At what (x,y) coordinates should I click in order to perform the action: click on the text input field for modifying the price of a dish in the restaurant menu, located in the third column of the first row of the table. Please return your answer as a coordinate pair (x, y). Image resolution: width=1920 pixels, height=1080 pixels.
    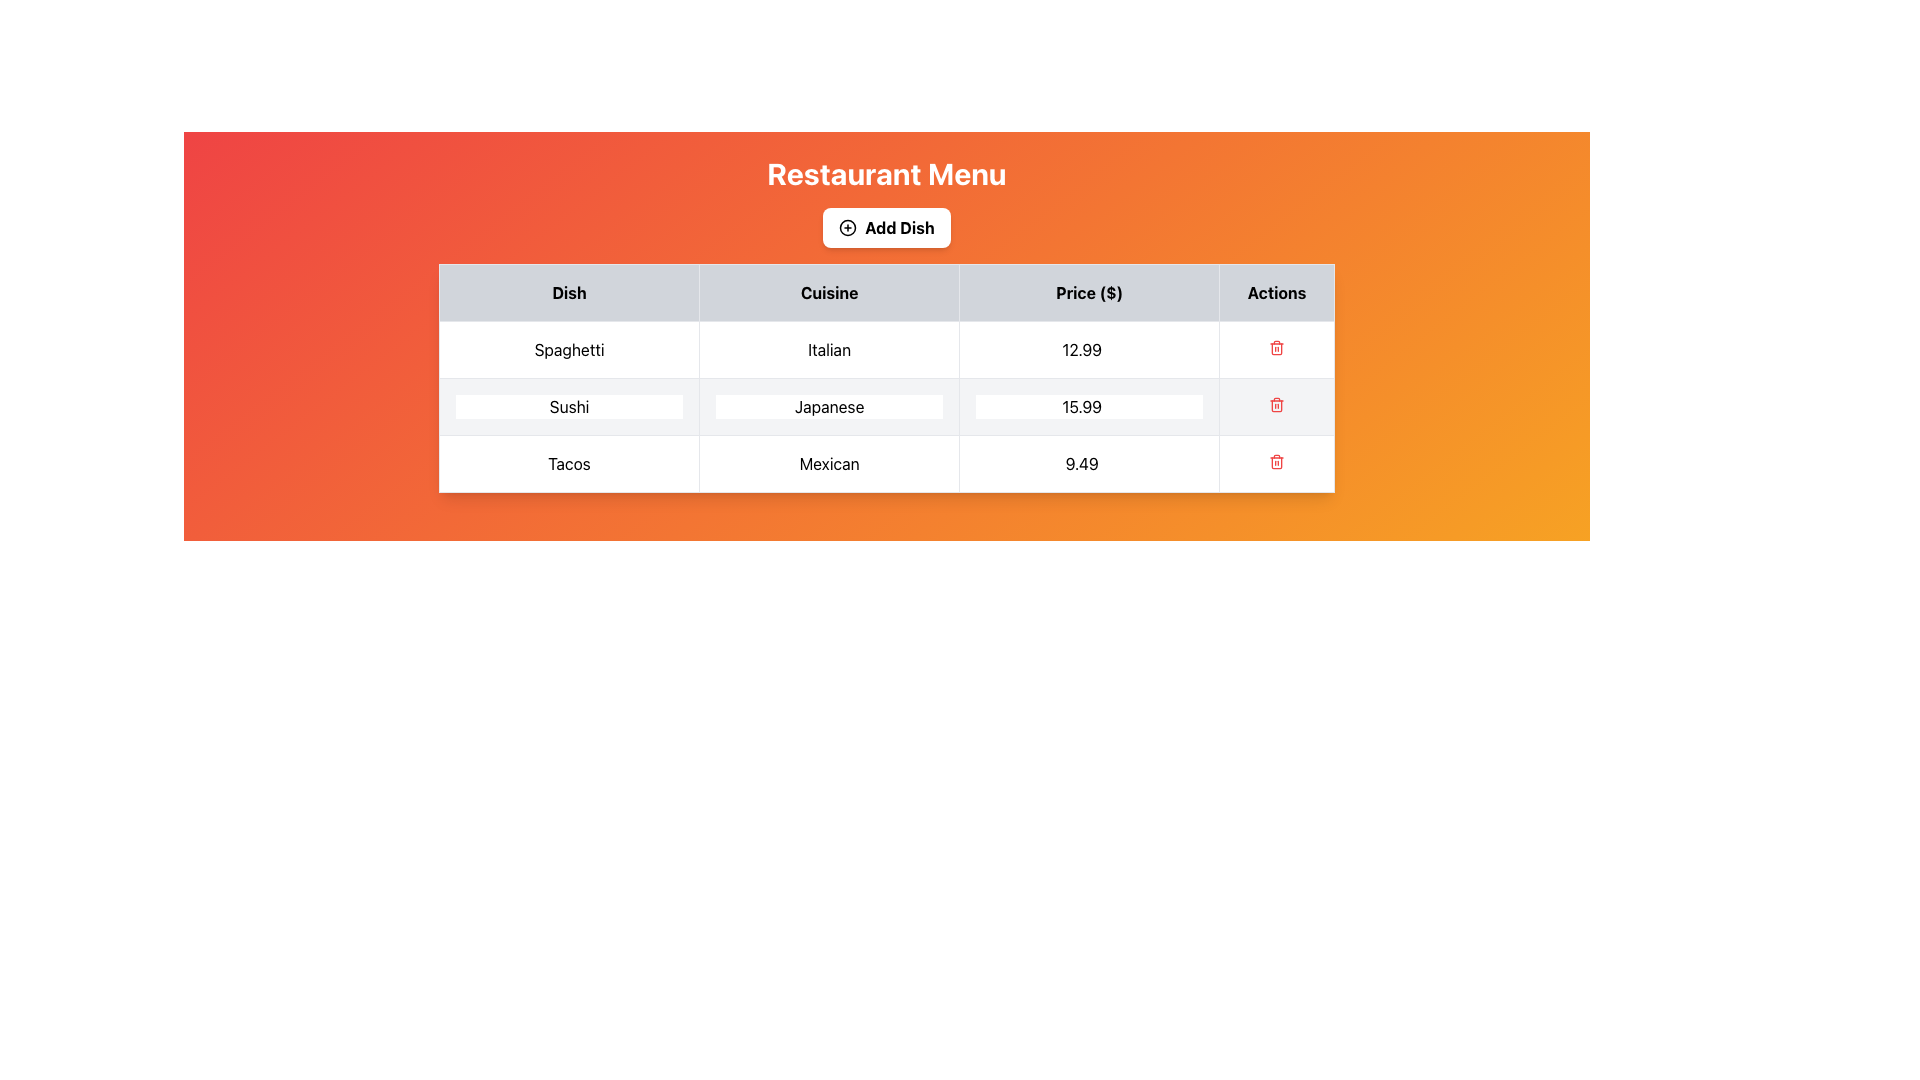
    Looking at the image, I should click on (1088, 349).